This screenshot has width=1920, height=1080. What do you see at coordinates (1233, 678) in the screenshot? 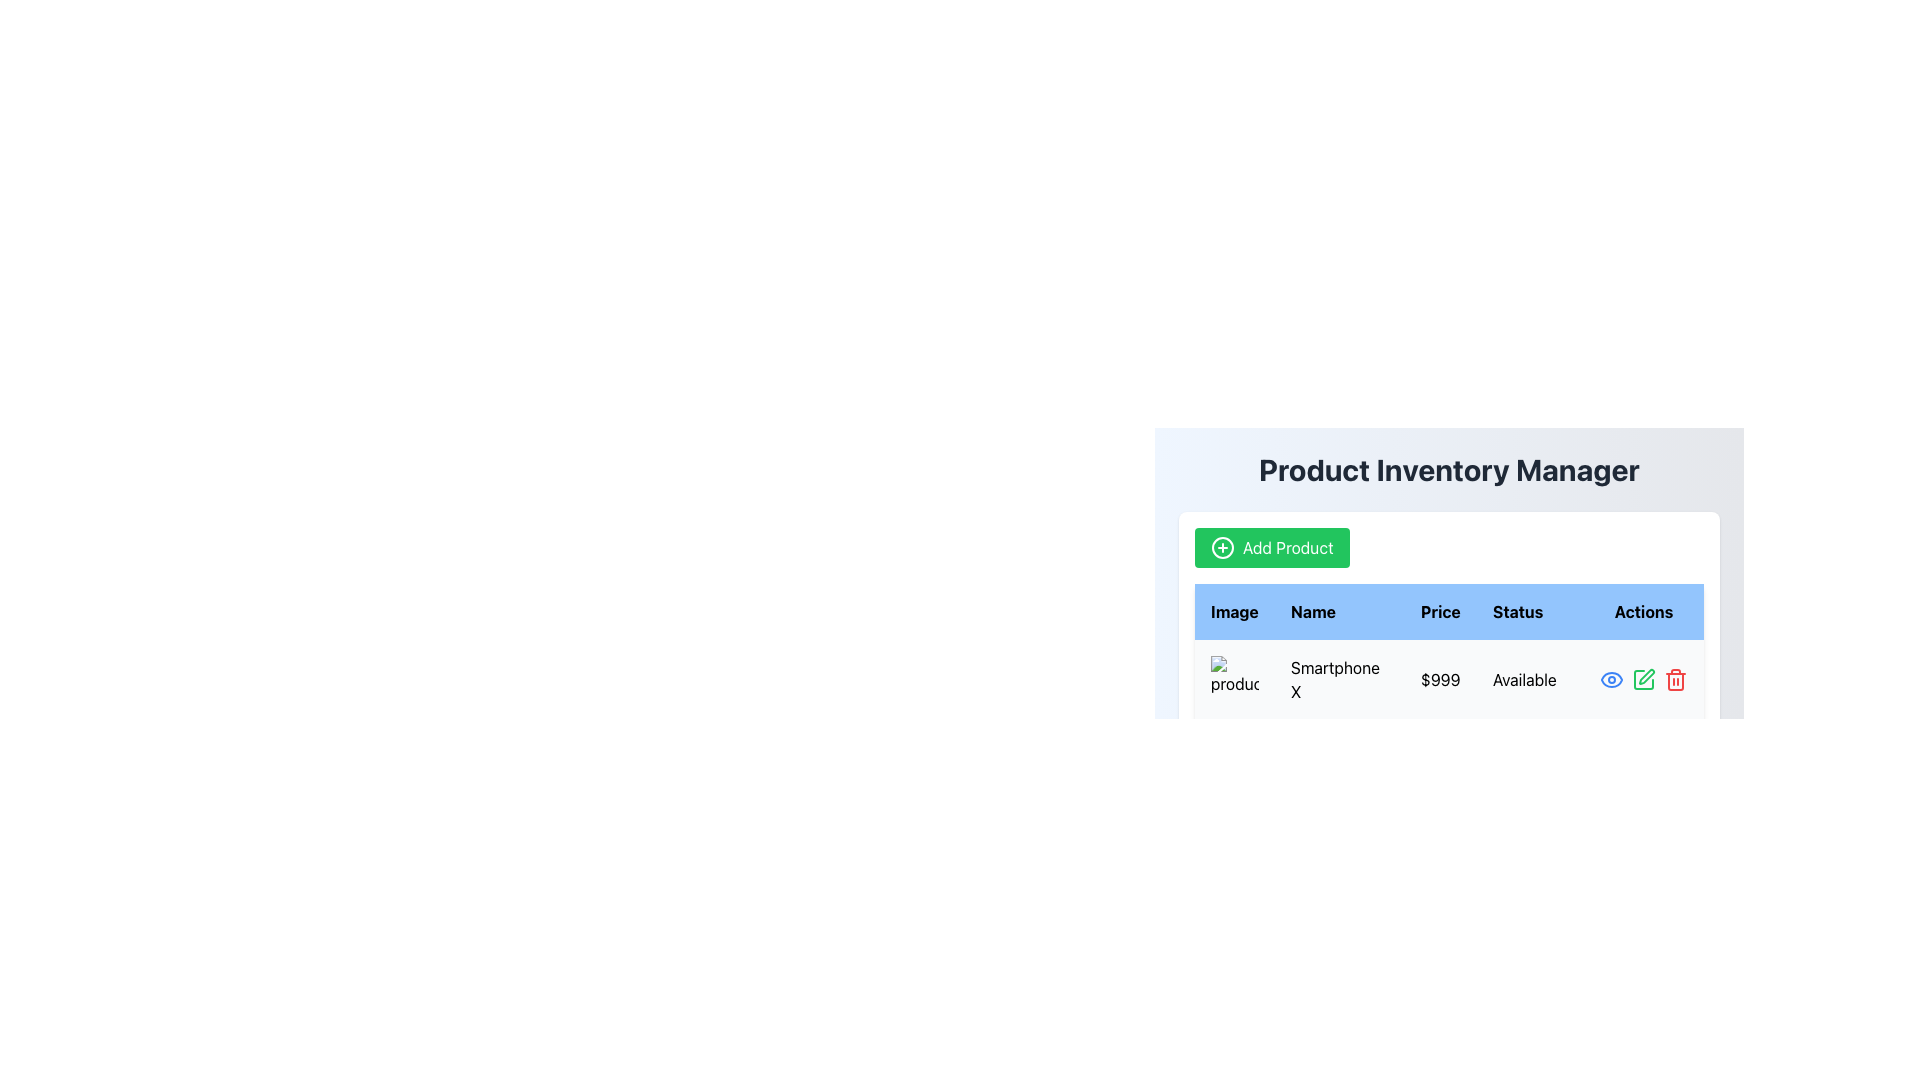
I see `the Image Holder element for 'Smartphone X', which is a rectangular box with a light background and a placeholder image, located in the first cell of the table row labeled 'Image'` at bounding box center [1233, 678].